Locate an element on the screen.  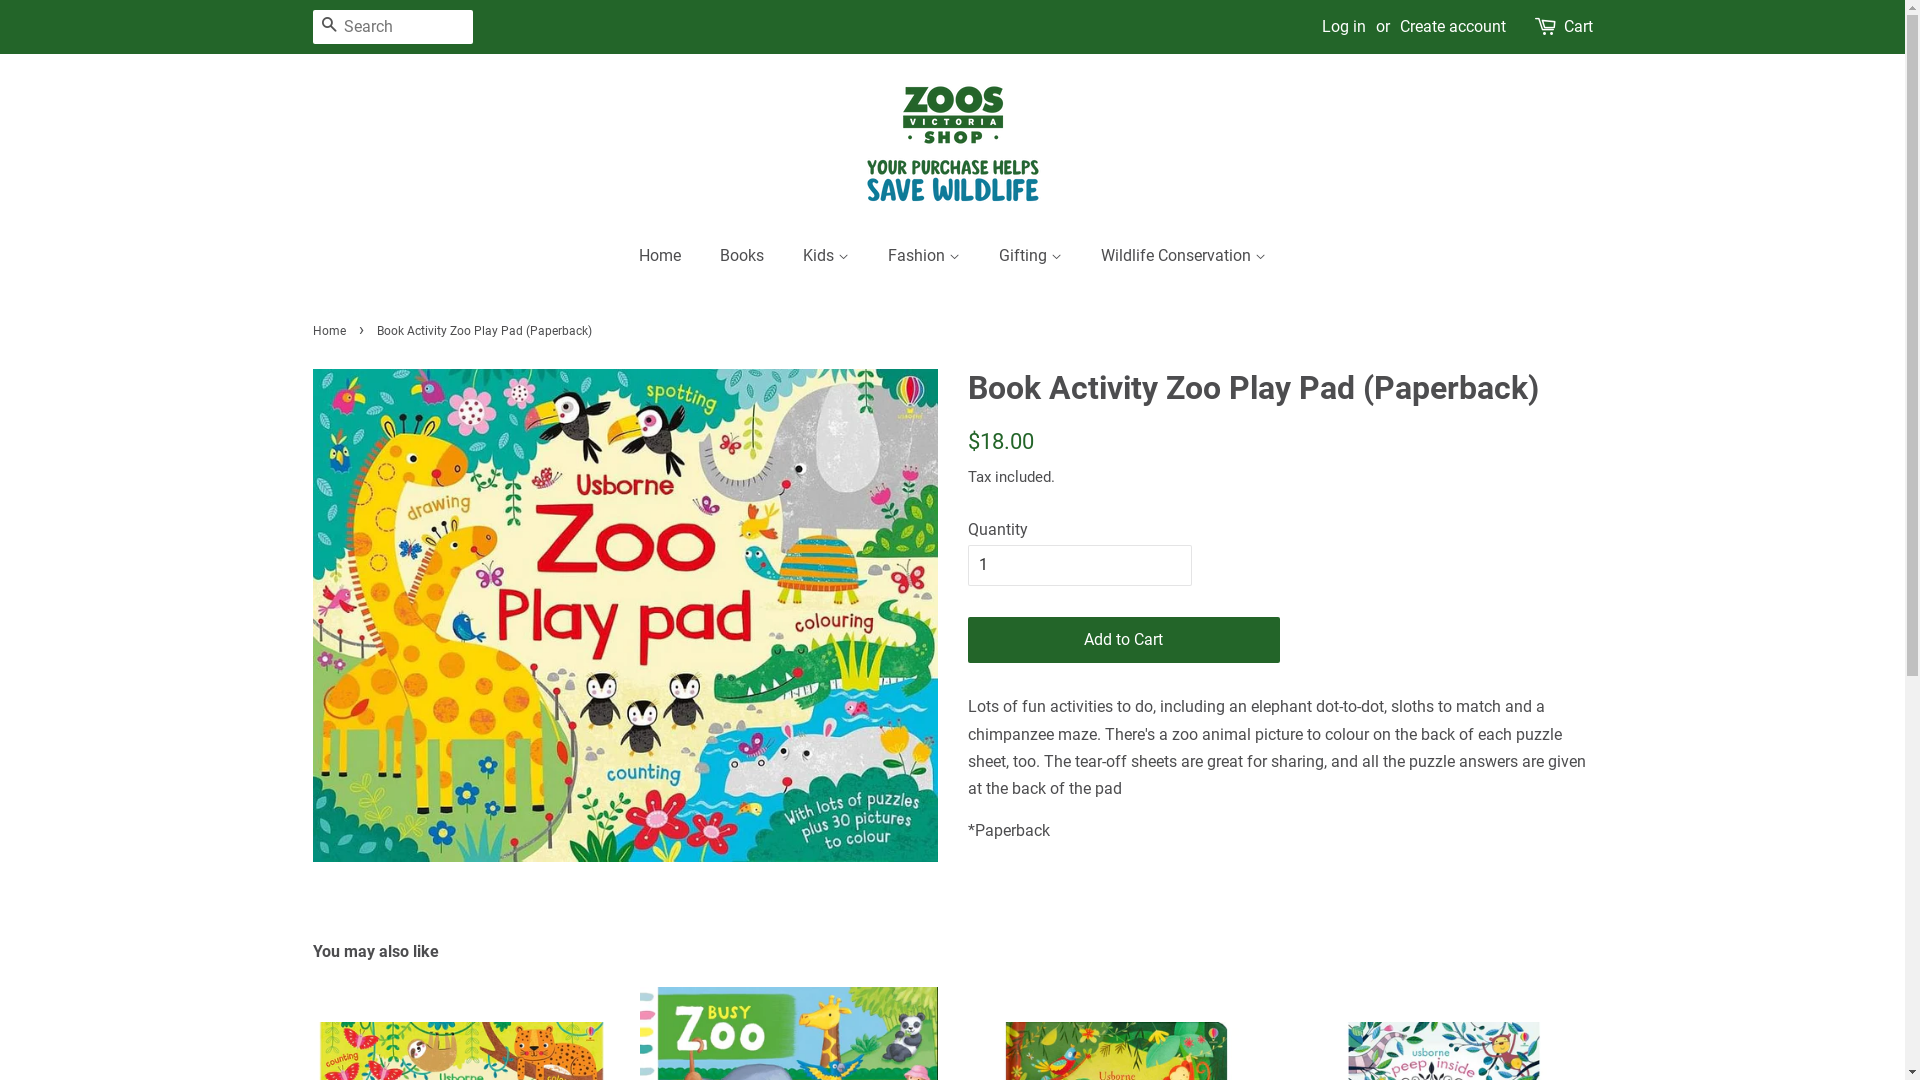
'Cart' is located at coordinates (1577, 26).